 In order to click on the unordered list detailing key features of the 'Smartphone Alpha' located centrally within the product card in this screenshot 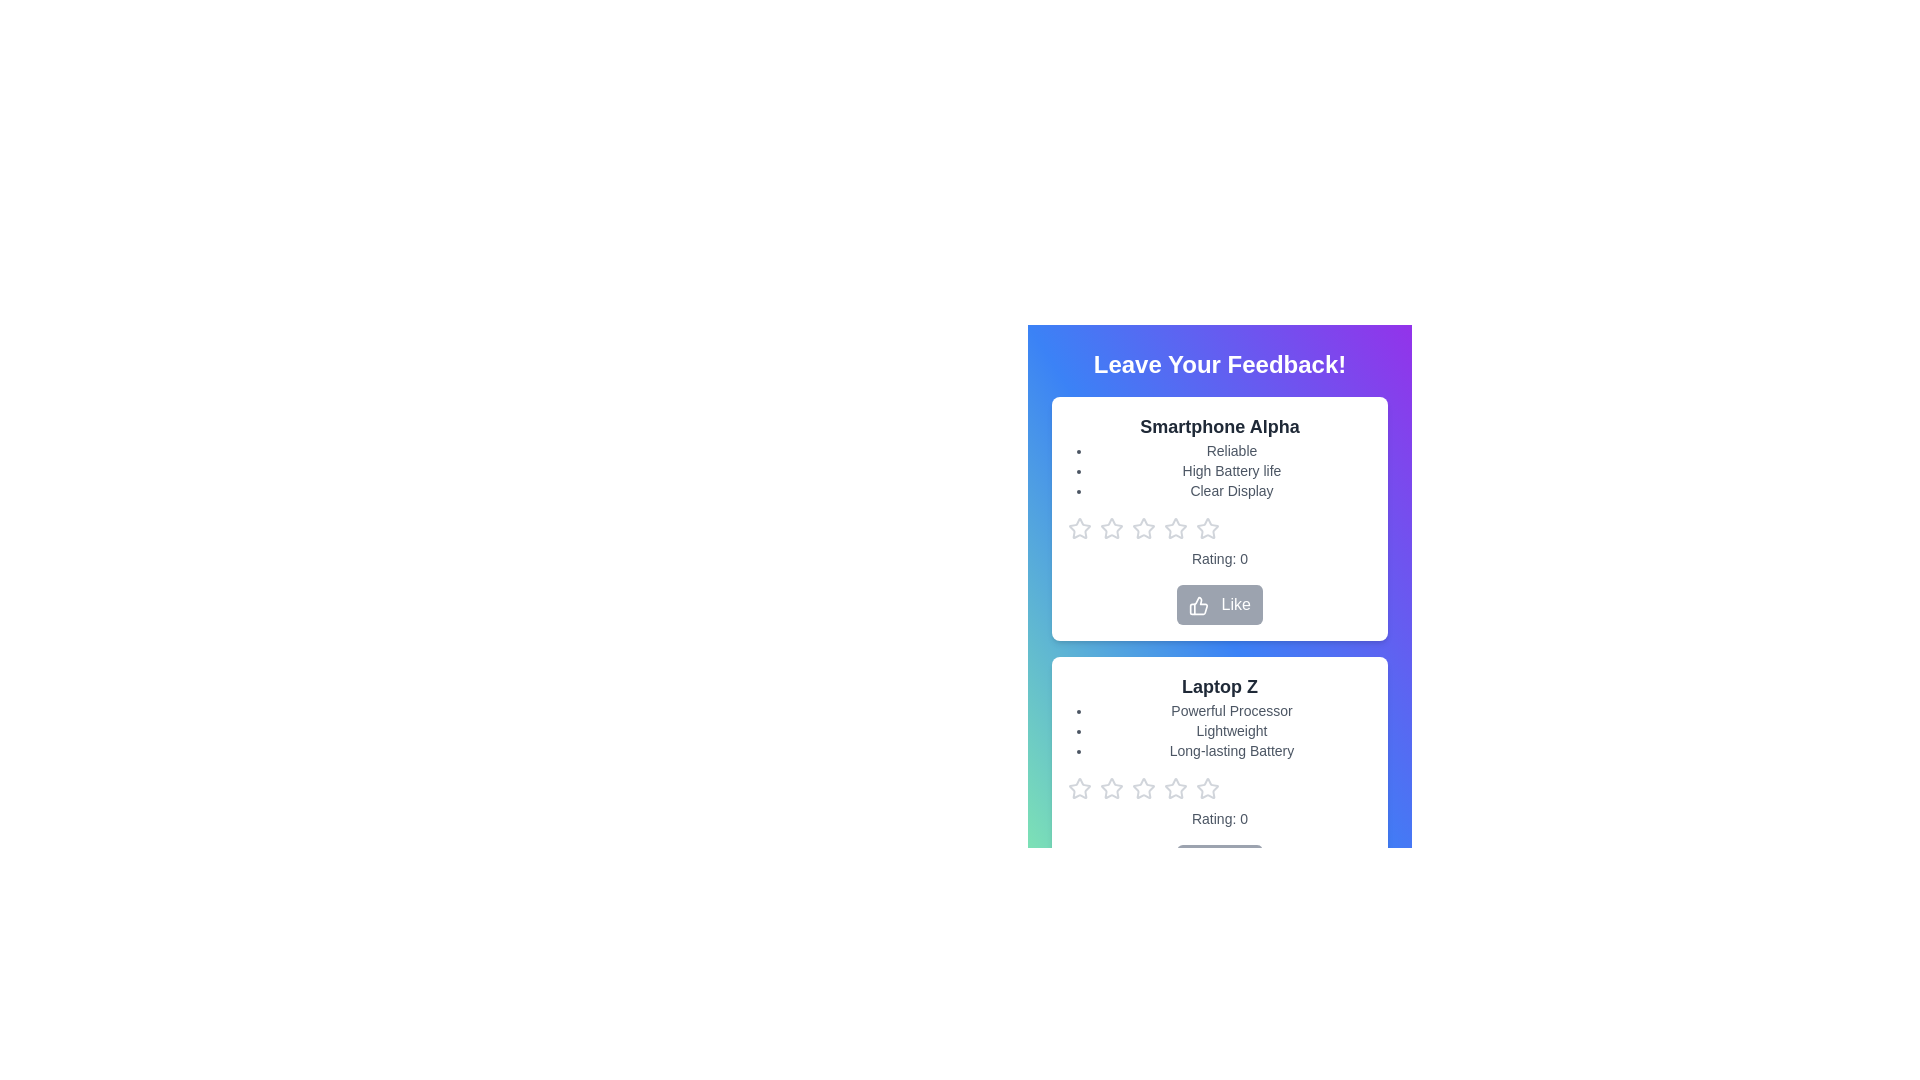, I will do `click(1231, 470)`.